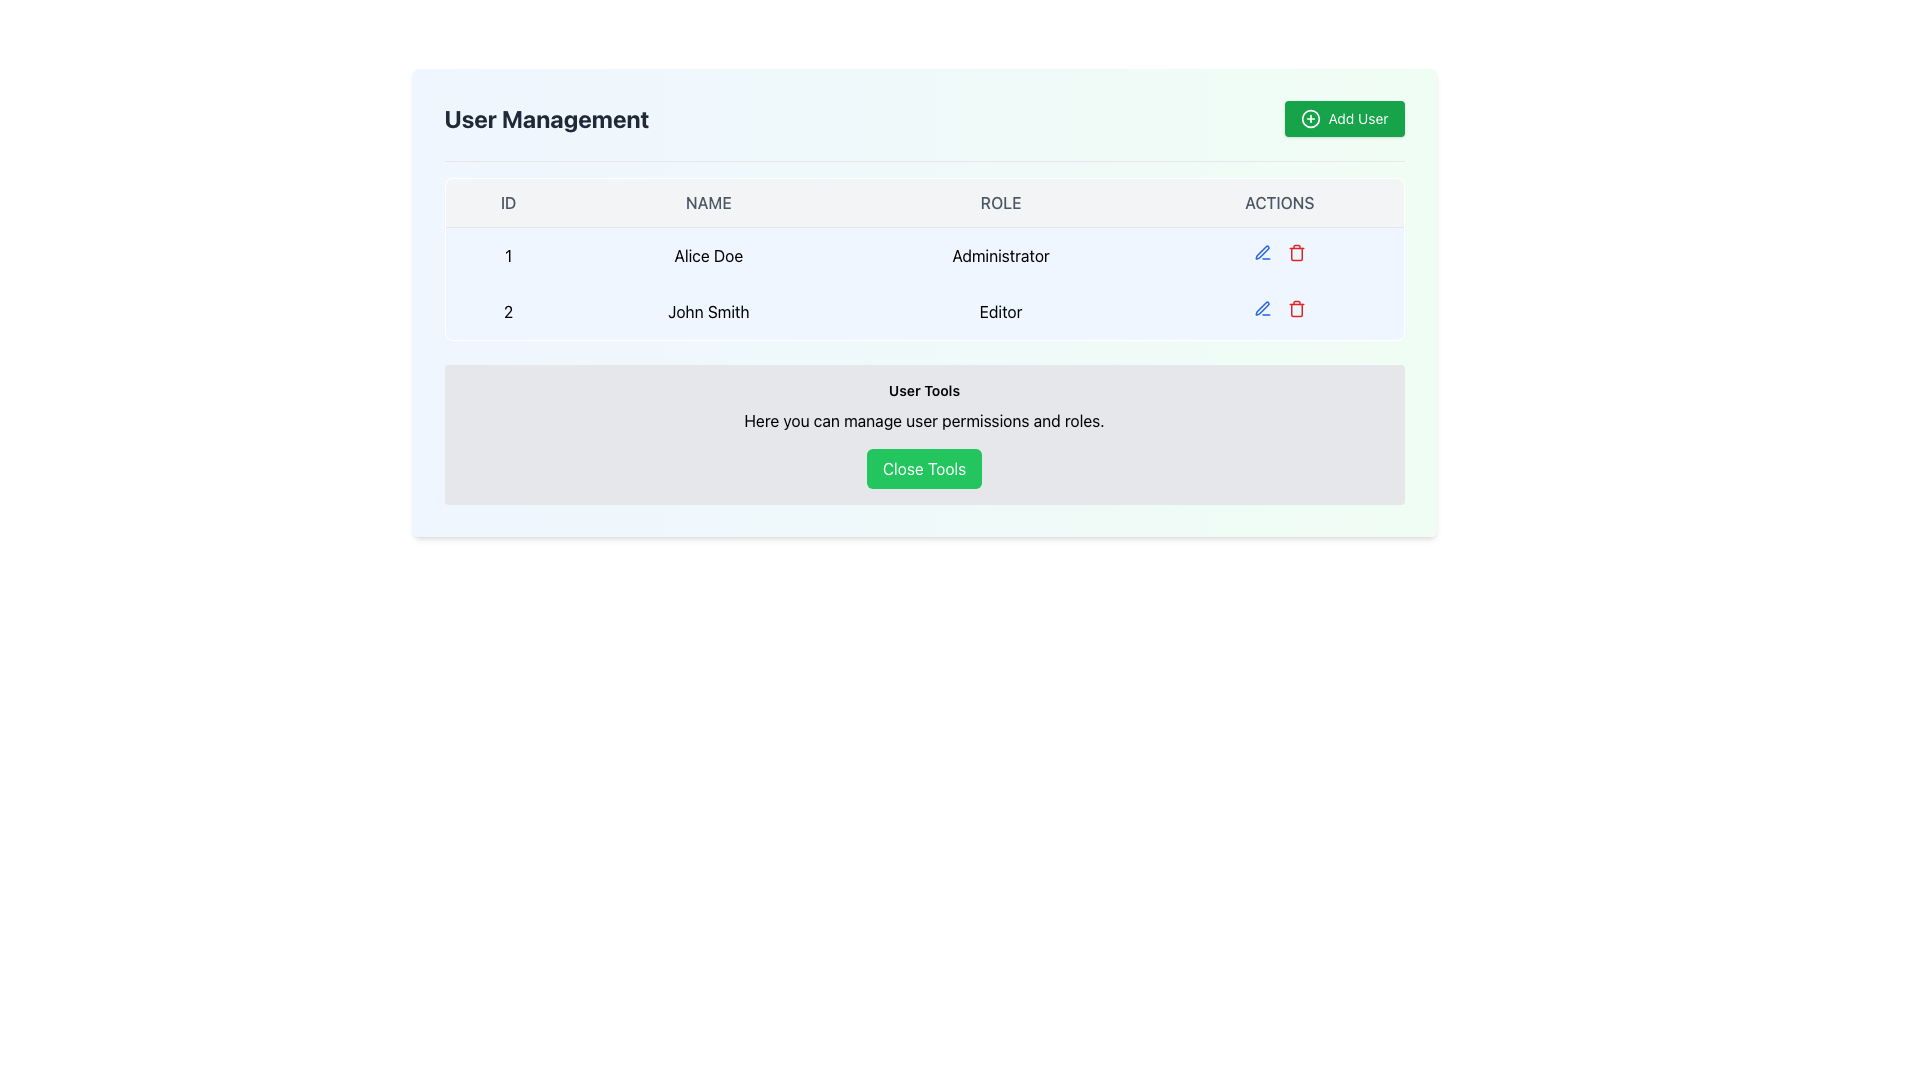  Describe the element at coordinates (1296, 252) in the screenshot. I see `the trash bin icon button in the 'Actions' column of the second row in the User Management table` at that location.